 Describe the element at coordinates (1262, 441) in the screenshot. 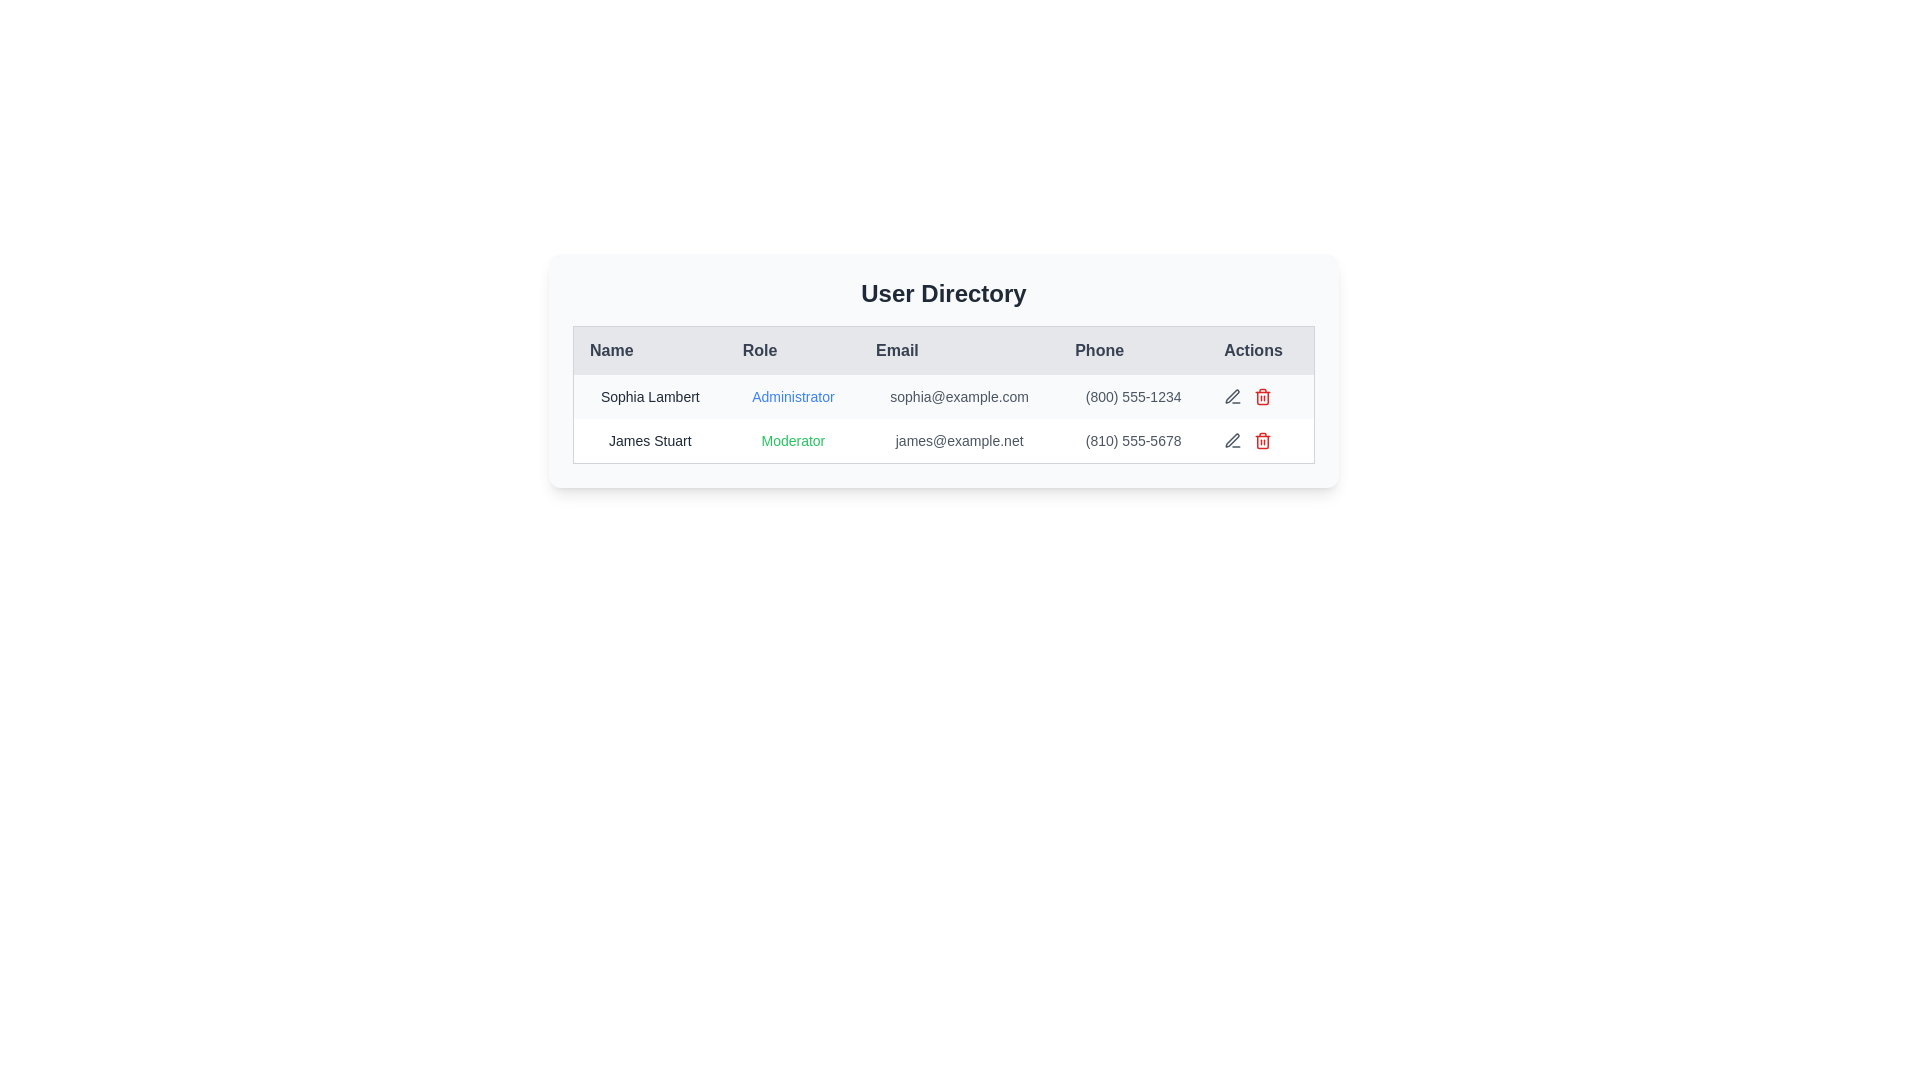

I see `the body outline of the trash icon located in the last column of the user table under the 'Actions' header` at that location.